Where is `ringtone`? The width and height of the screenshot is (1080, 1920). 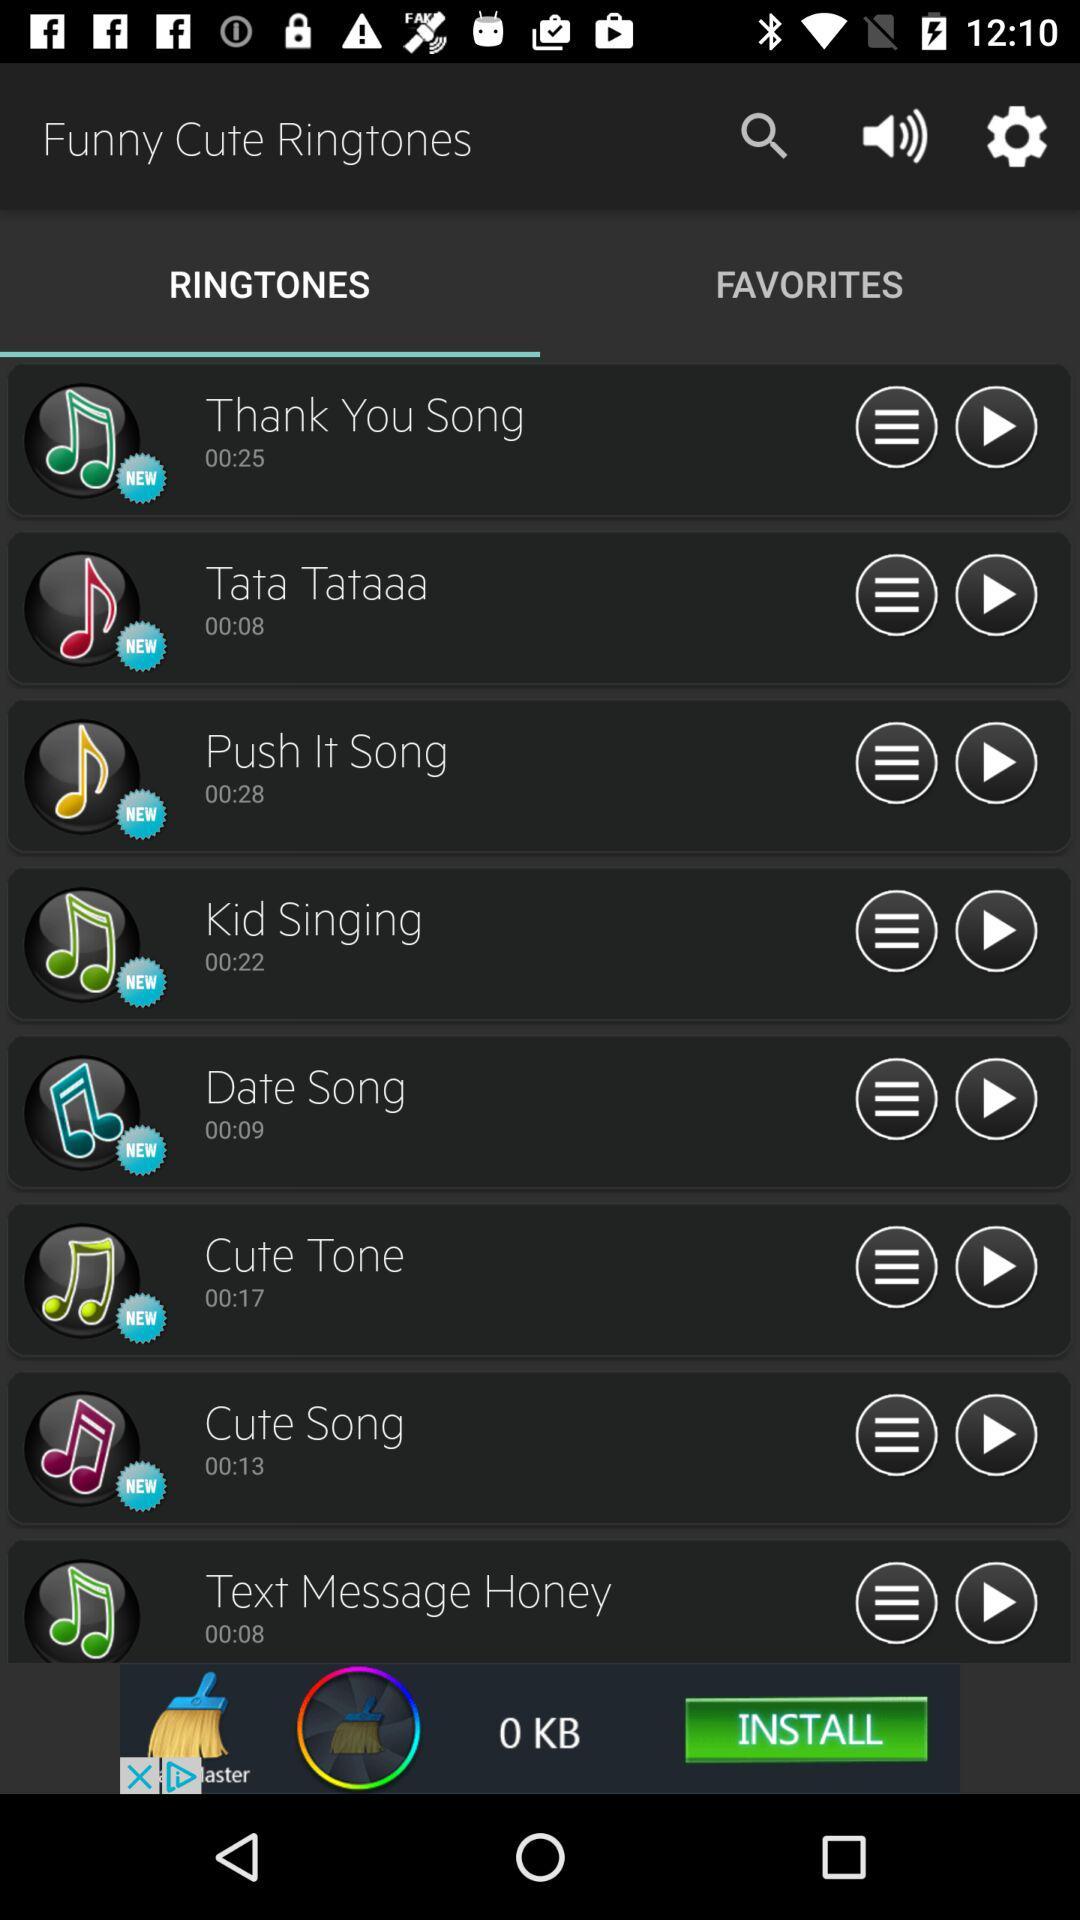 ringtone is located at coordinates (995, 1604).